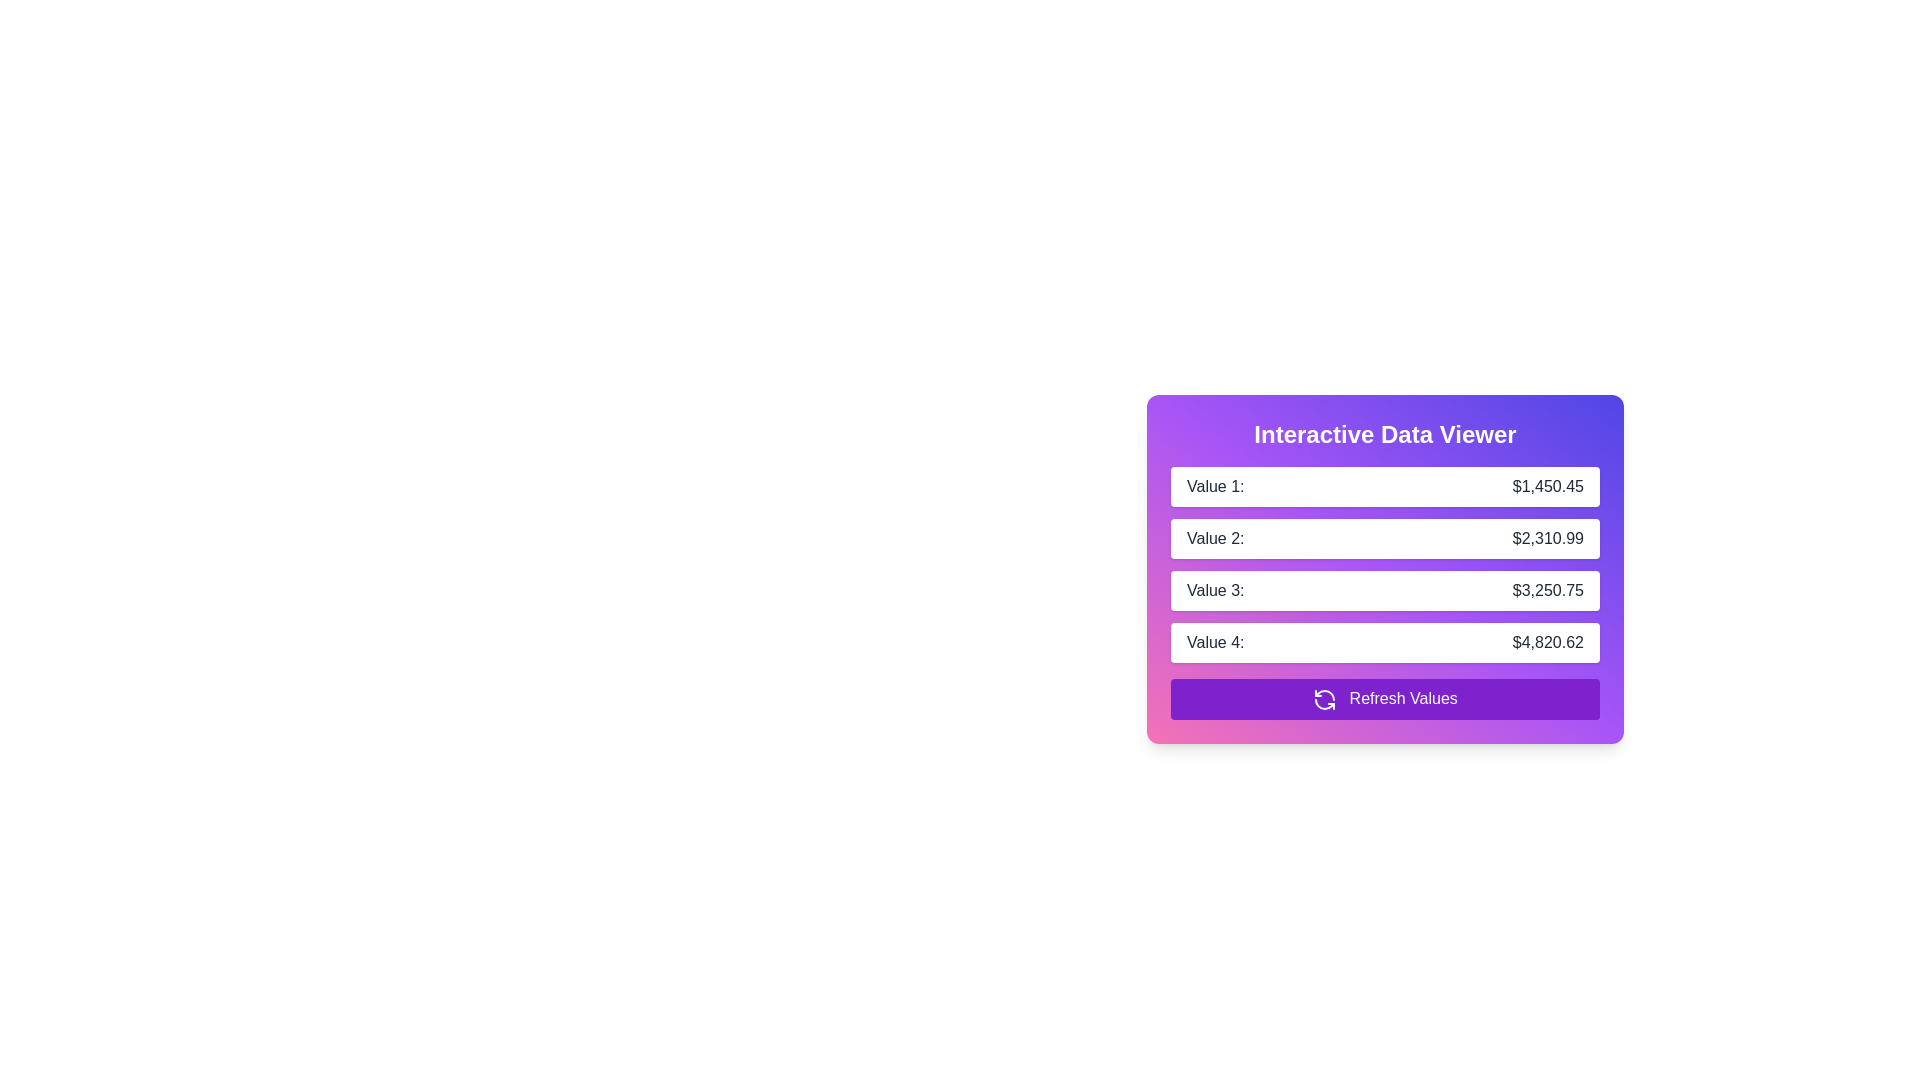 This screenshot has height=1080, width=1920. Describe the element at coordinates (1214, 589) in the screenshot. I see `the label 'Value 3:' which is styled in dark text on a white background, located inside the card titled 'Interactive Data Viewer' and positioned to the left of the value '$3,250.75'` at that location.